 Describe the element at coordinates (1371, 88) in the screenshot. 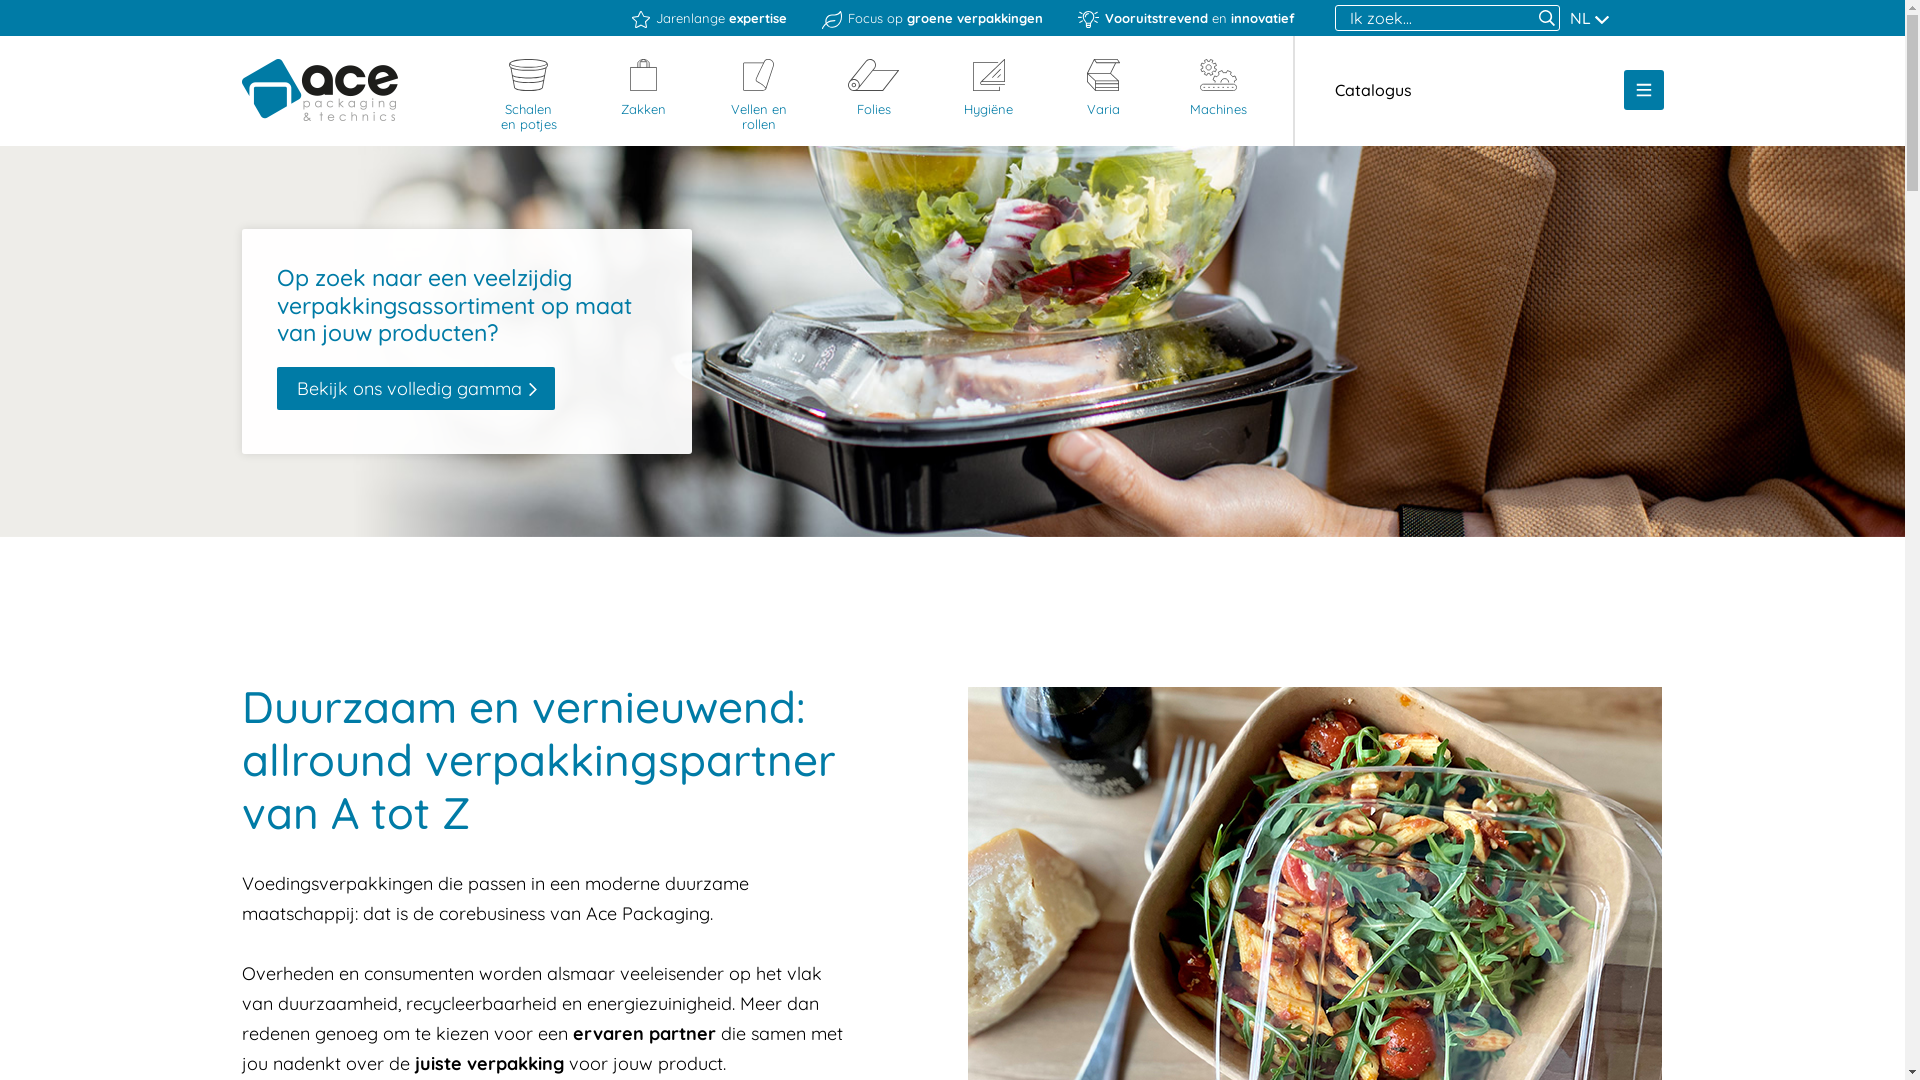

I see `'Catalogus'` at that location.